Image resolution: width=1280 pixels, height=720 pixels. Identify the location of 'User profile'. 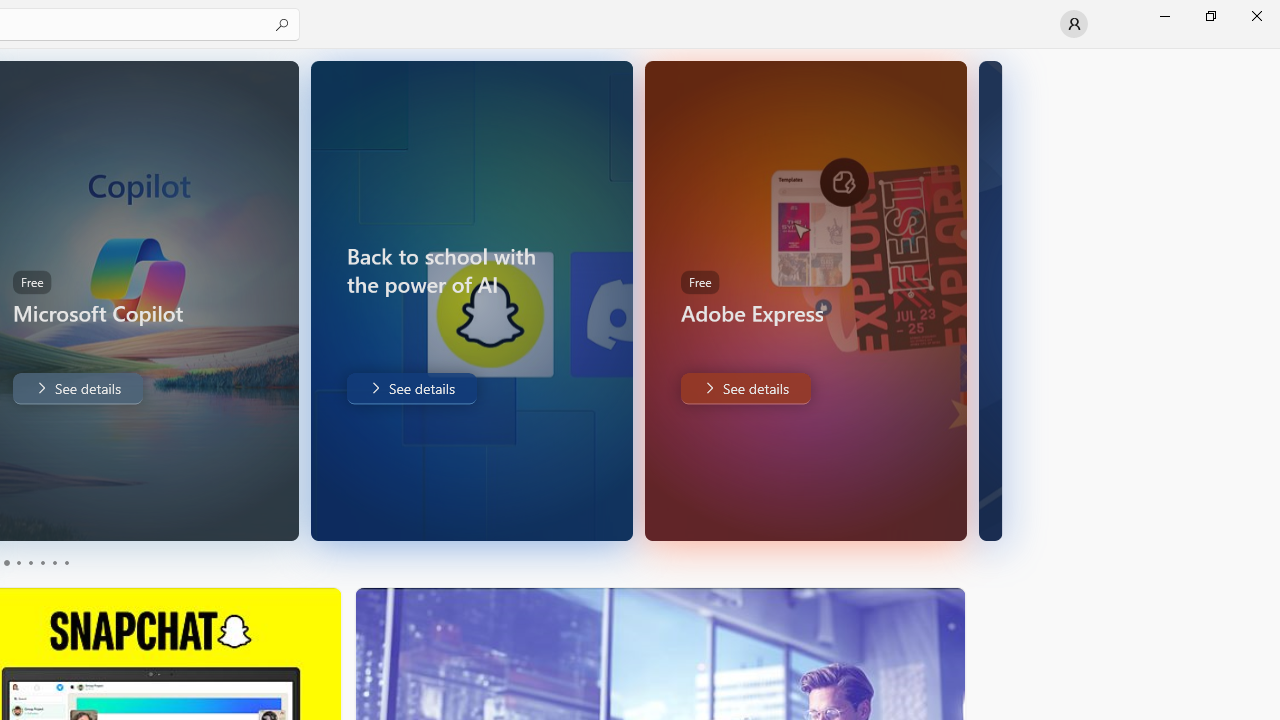
(1072, 24).